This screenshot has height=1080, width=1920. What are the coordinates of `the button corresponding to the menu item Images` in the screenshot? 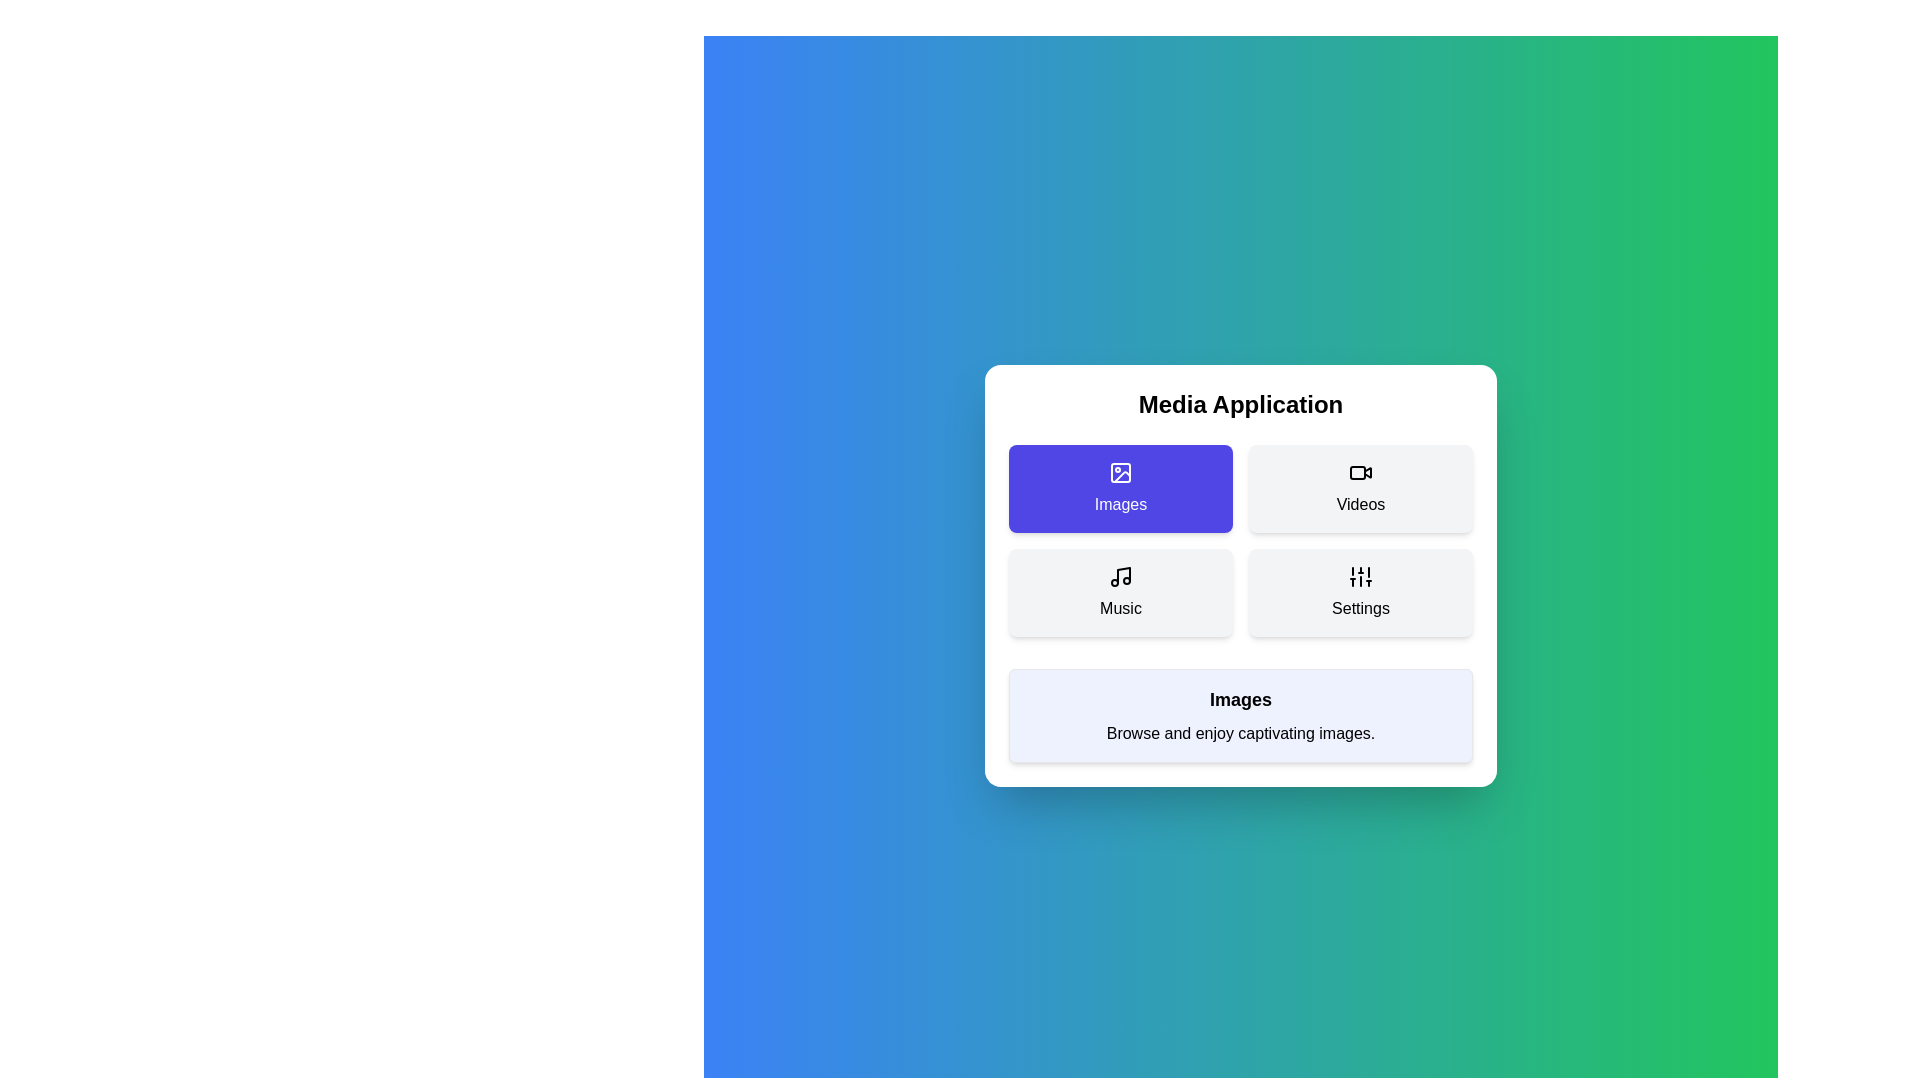 It's located at (1121, 489).